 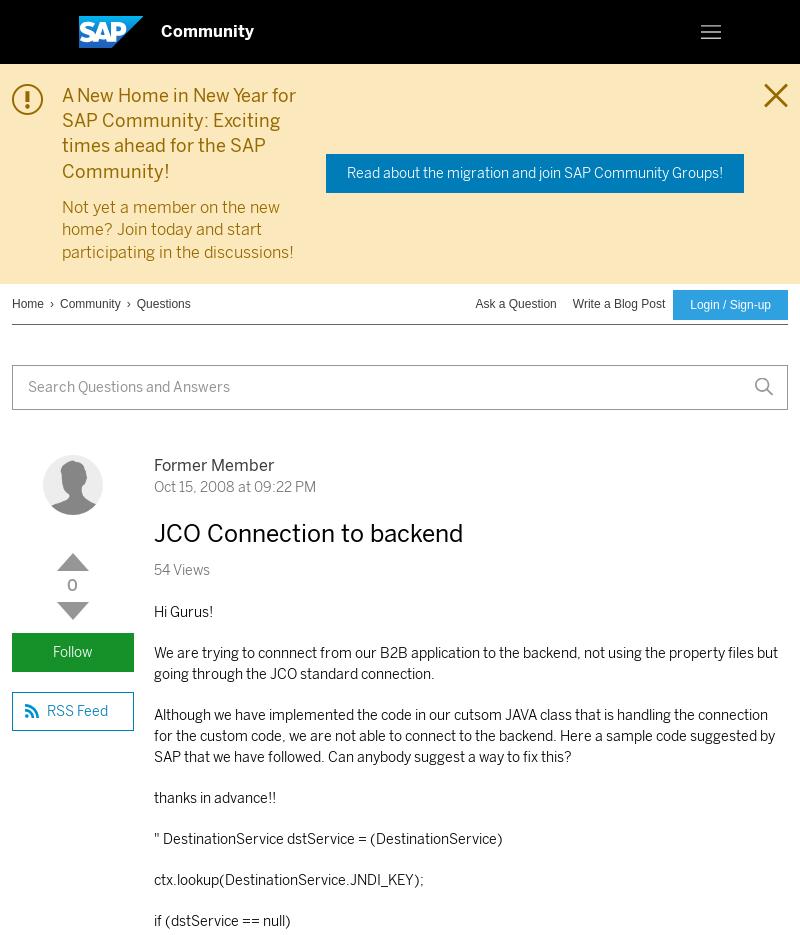 What do you see at coordinates (729, 303) in the screenshot?
I see `'Login / Sign-up'` at bounding box center [729, 303].